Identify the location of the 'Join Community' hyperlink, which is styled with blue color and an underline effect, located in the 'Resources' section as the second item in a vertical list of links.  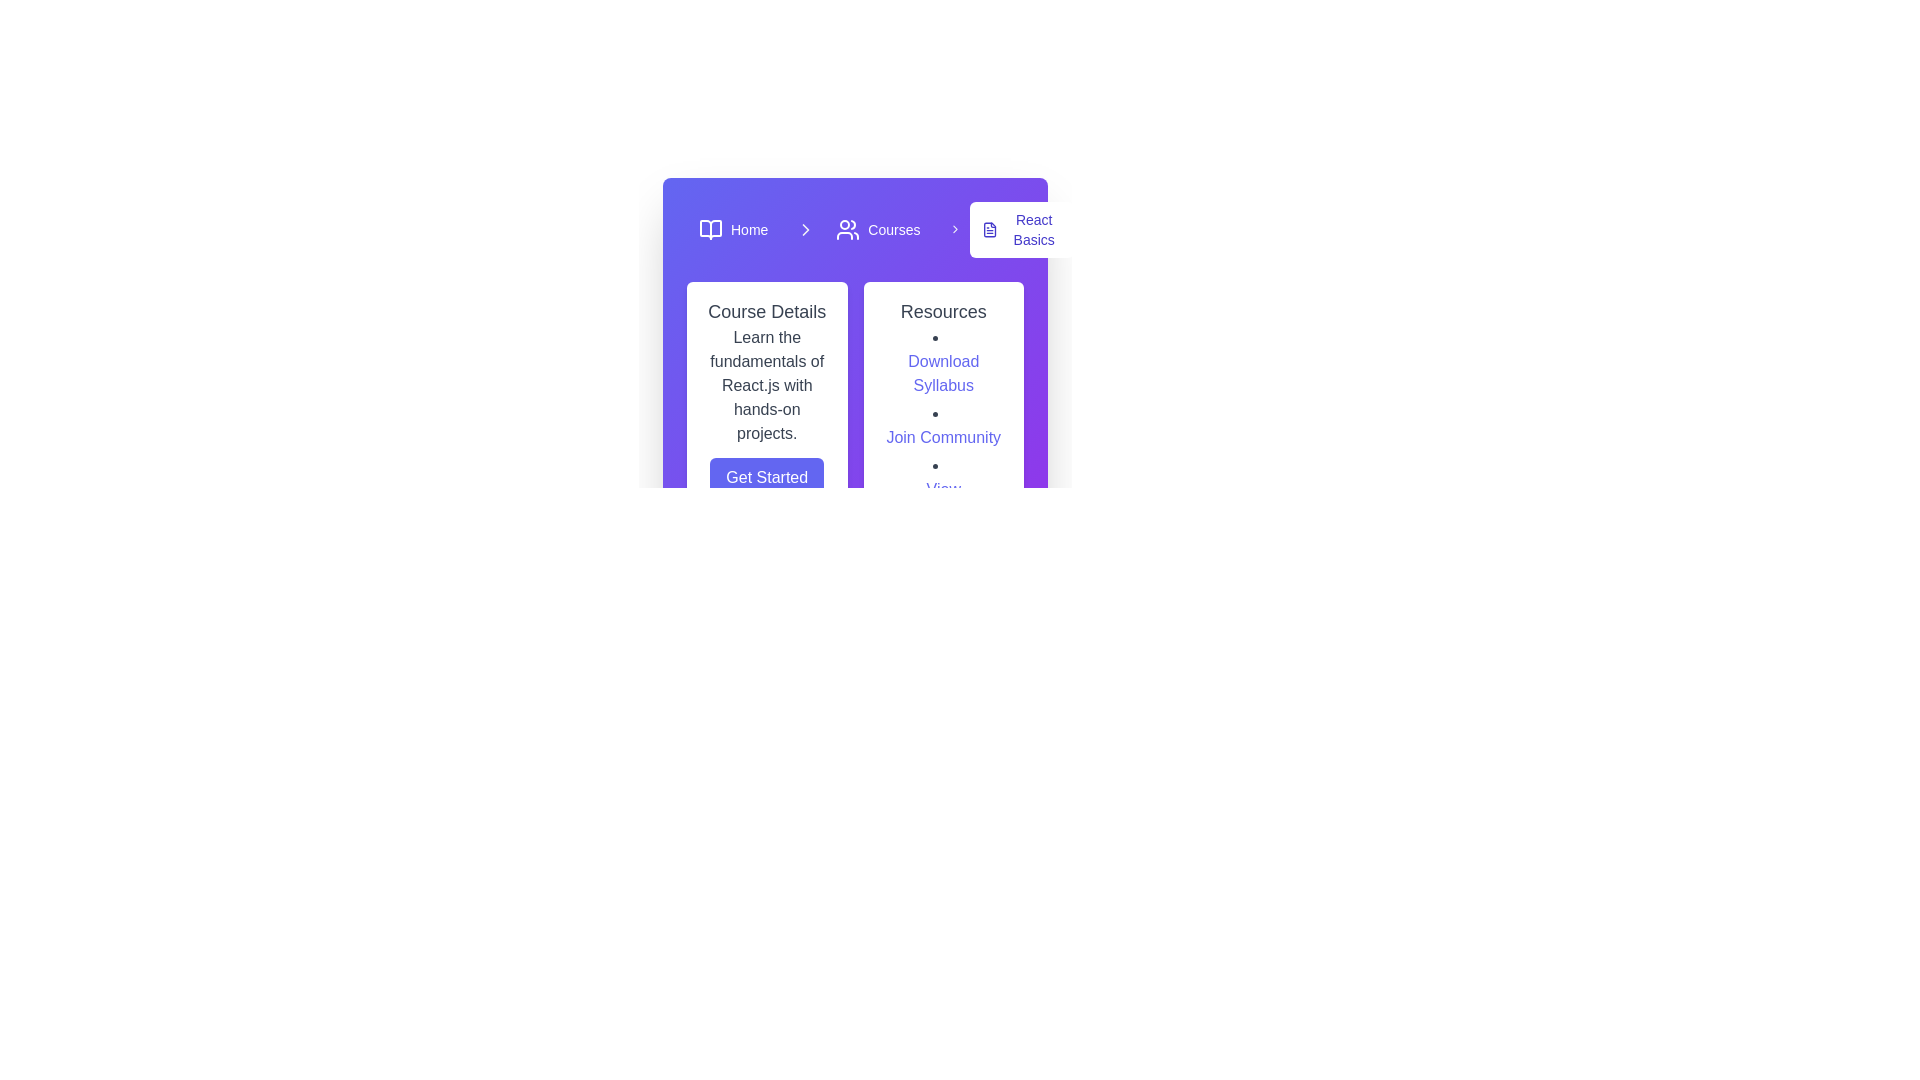
(942, 424).